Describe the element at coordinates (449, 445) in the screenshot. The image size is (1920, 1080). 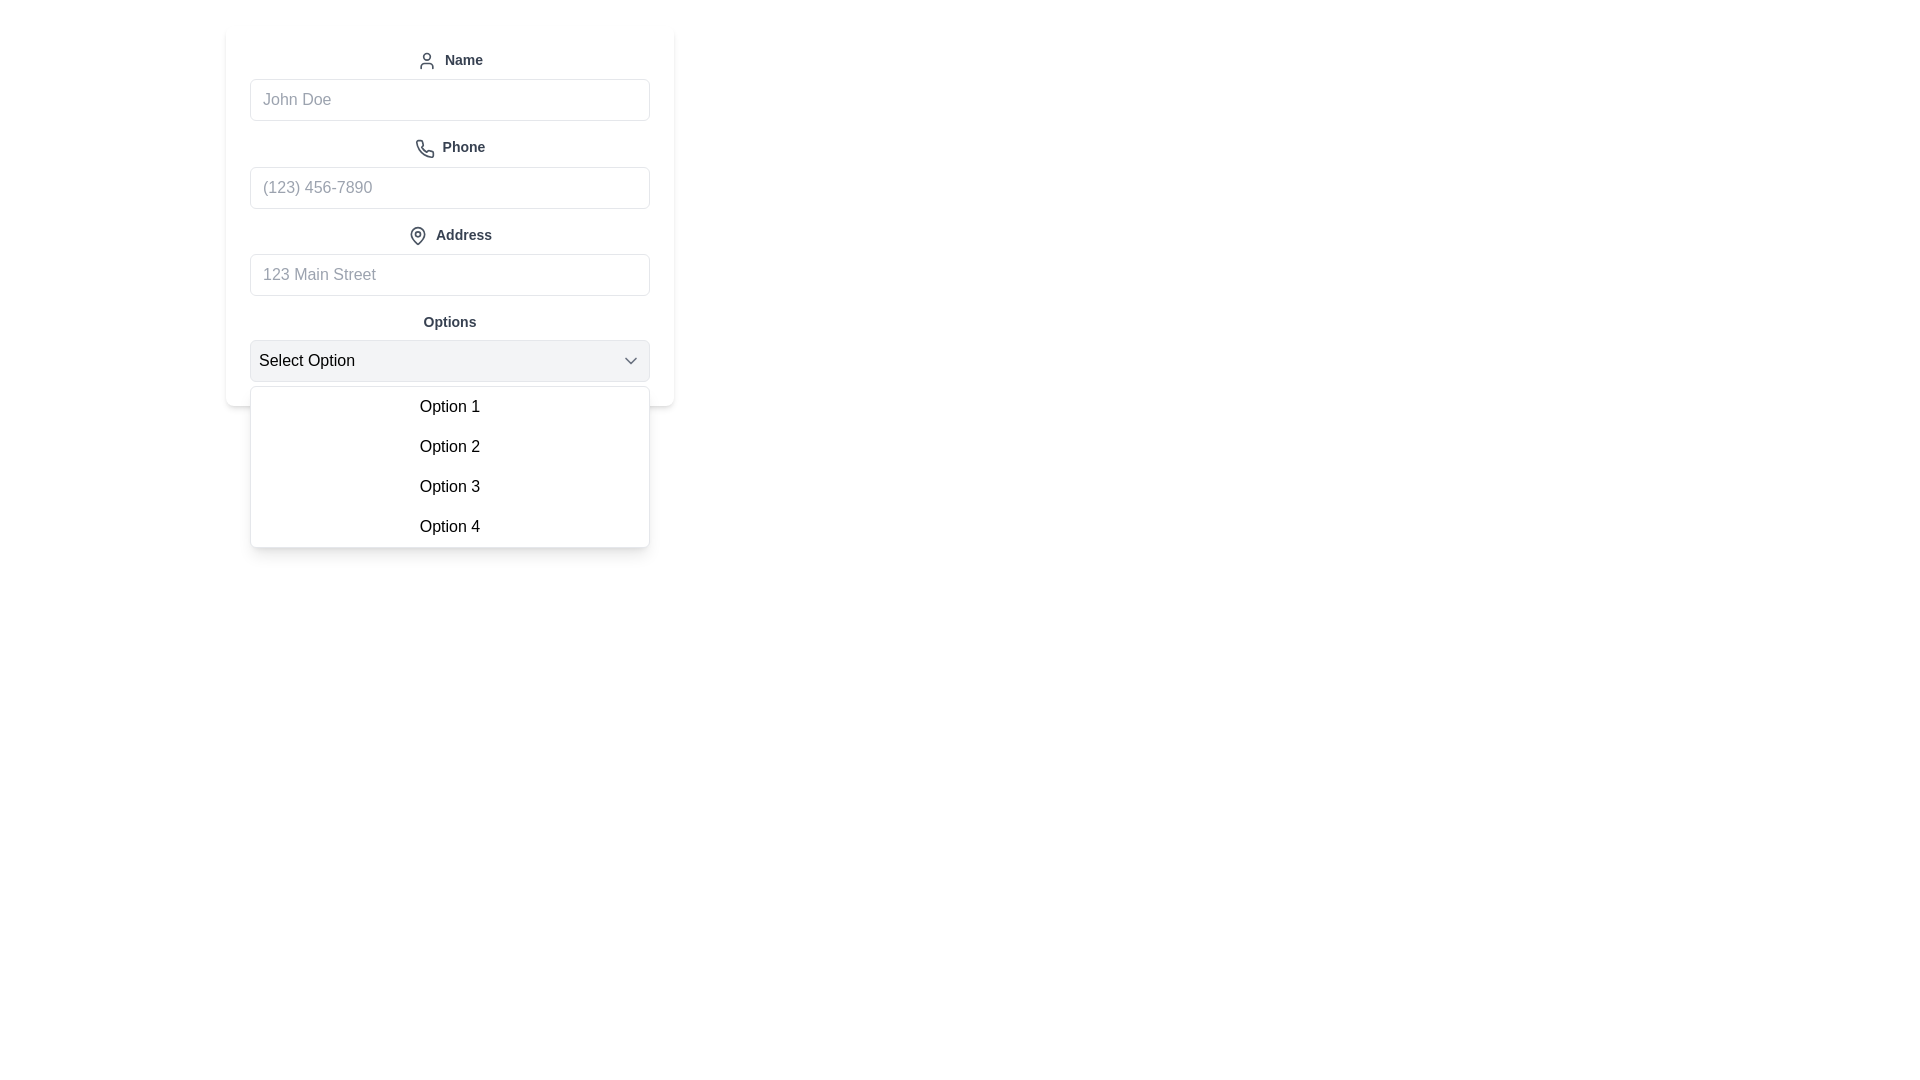
I see `the second text item in the dropdown list that appears below the 'Options' field` at that location.